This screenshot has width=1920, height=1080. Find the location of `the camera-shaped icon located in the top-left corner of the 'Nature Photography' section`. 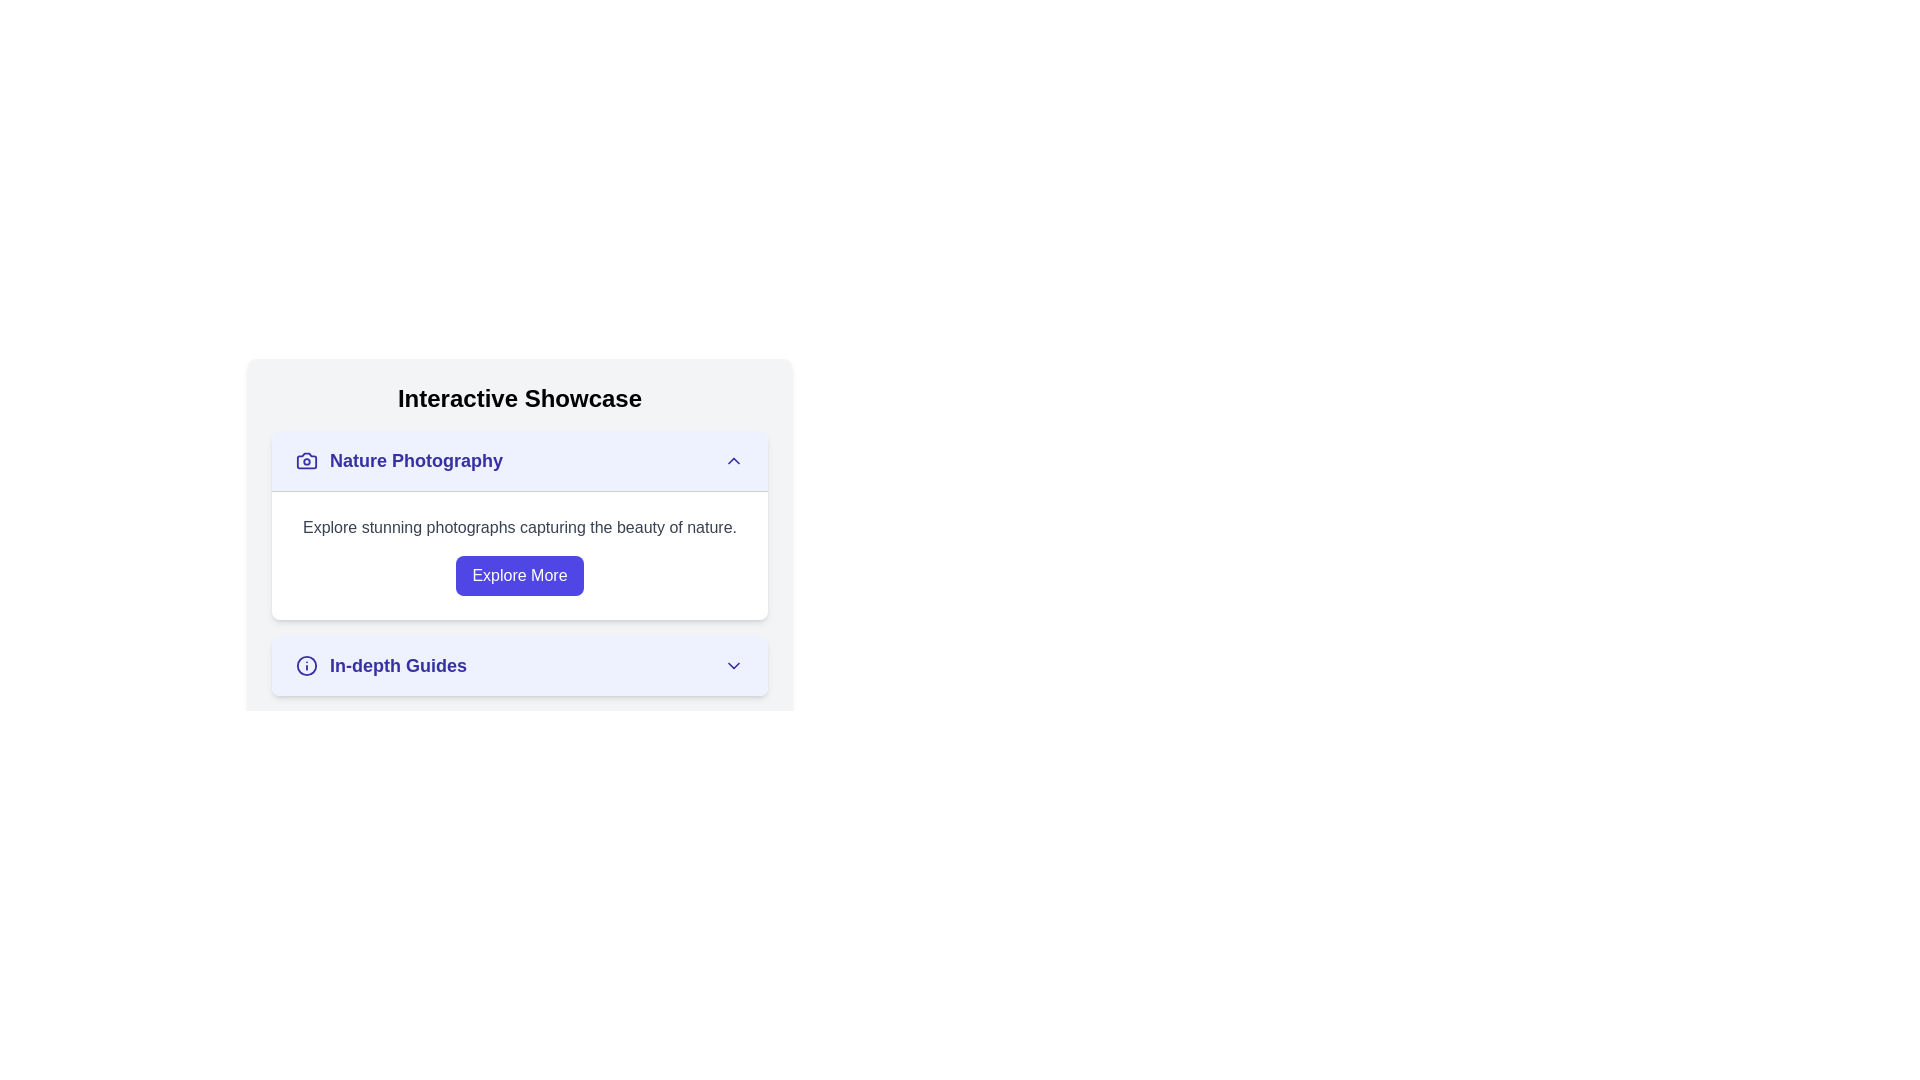

the camera-shaped icon located in the top-left corner of the 'Nature Photography' section is located at coordinates (306, 461).